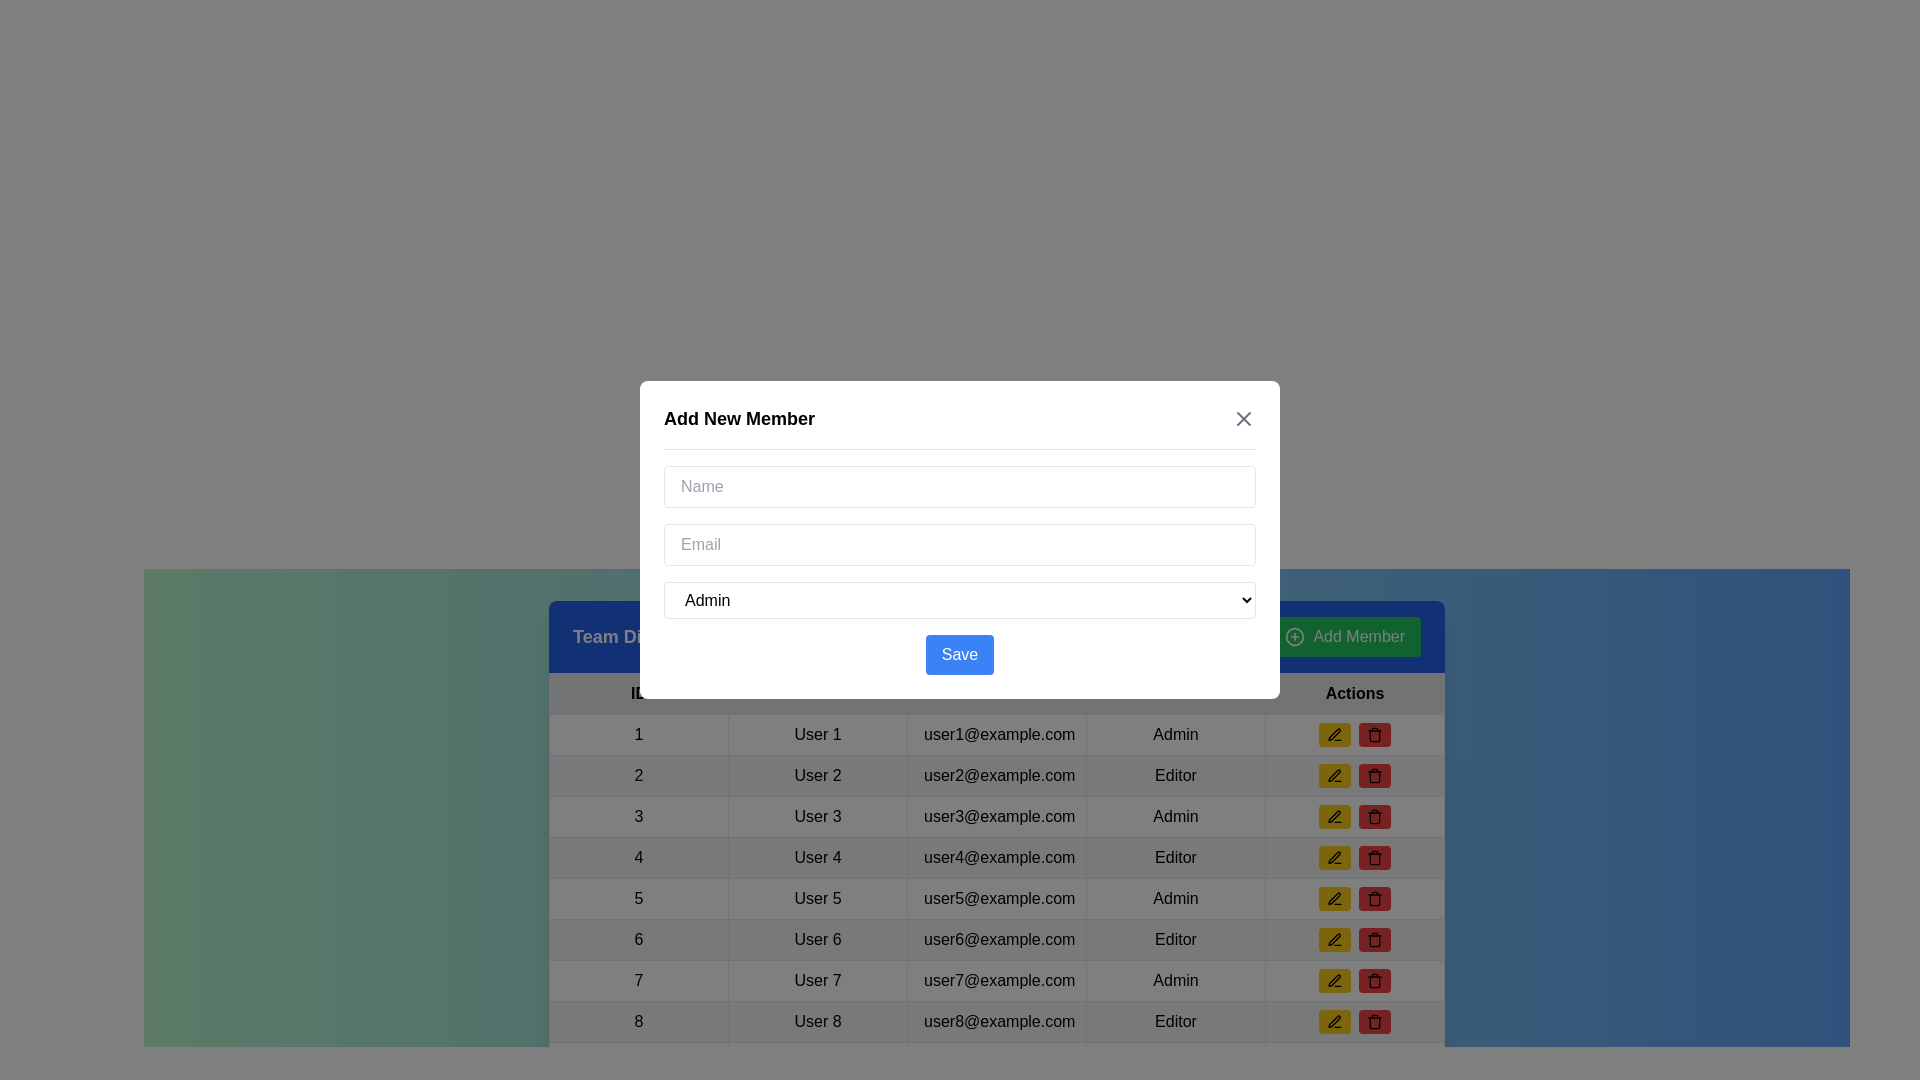 The width and height of the screenshot is (1920, 1080). What do you see at coordinates (1373, 735) in the screenshot?
I see `the small red button with a trash can icon located on the rightmost side of the 'Actions' column to initiate a delete action` at bounding box center [1373, 735].